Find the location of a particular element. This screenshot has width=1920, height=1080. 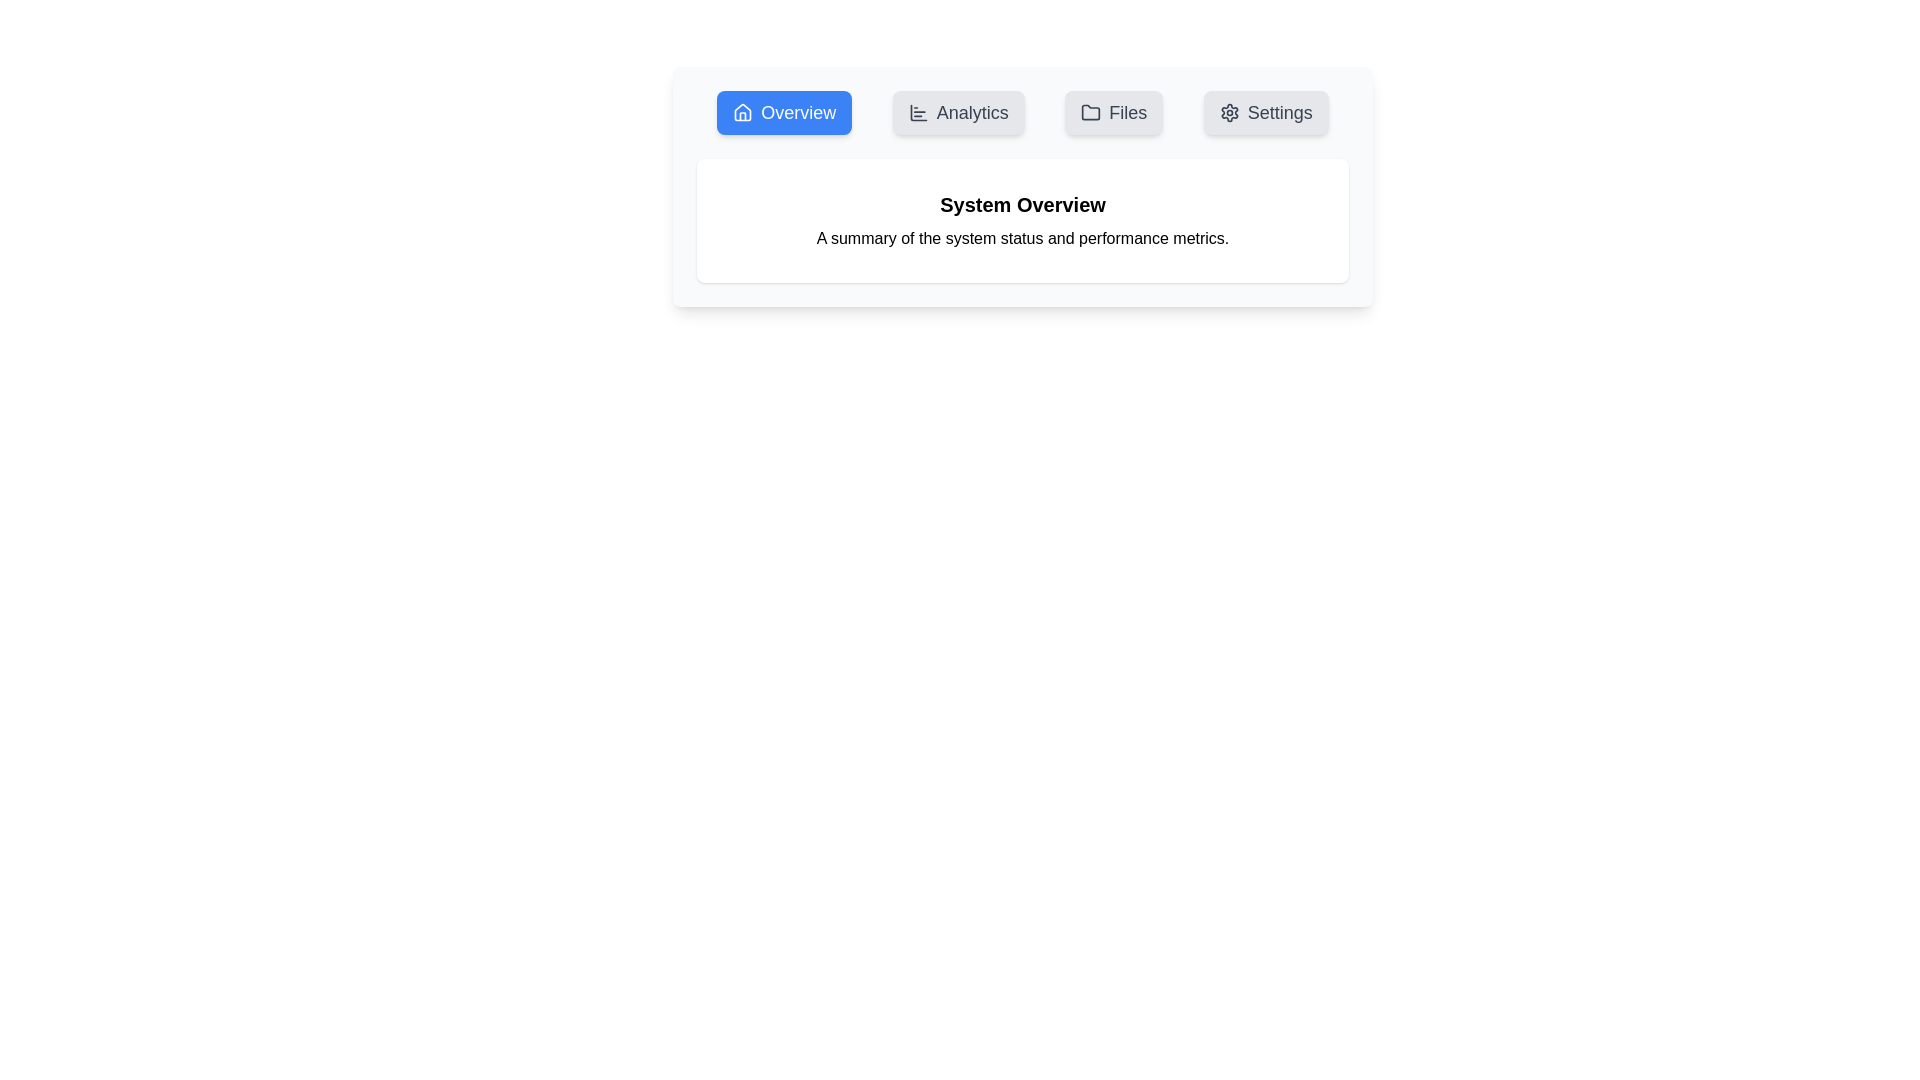

the 'Analytics' button, which is a rectangular button with rounded edges, light gray background, and a bar chart icon on the left is located at coordinates (957, 112).